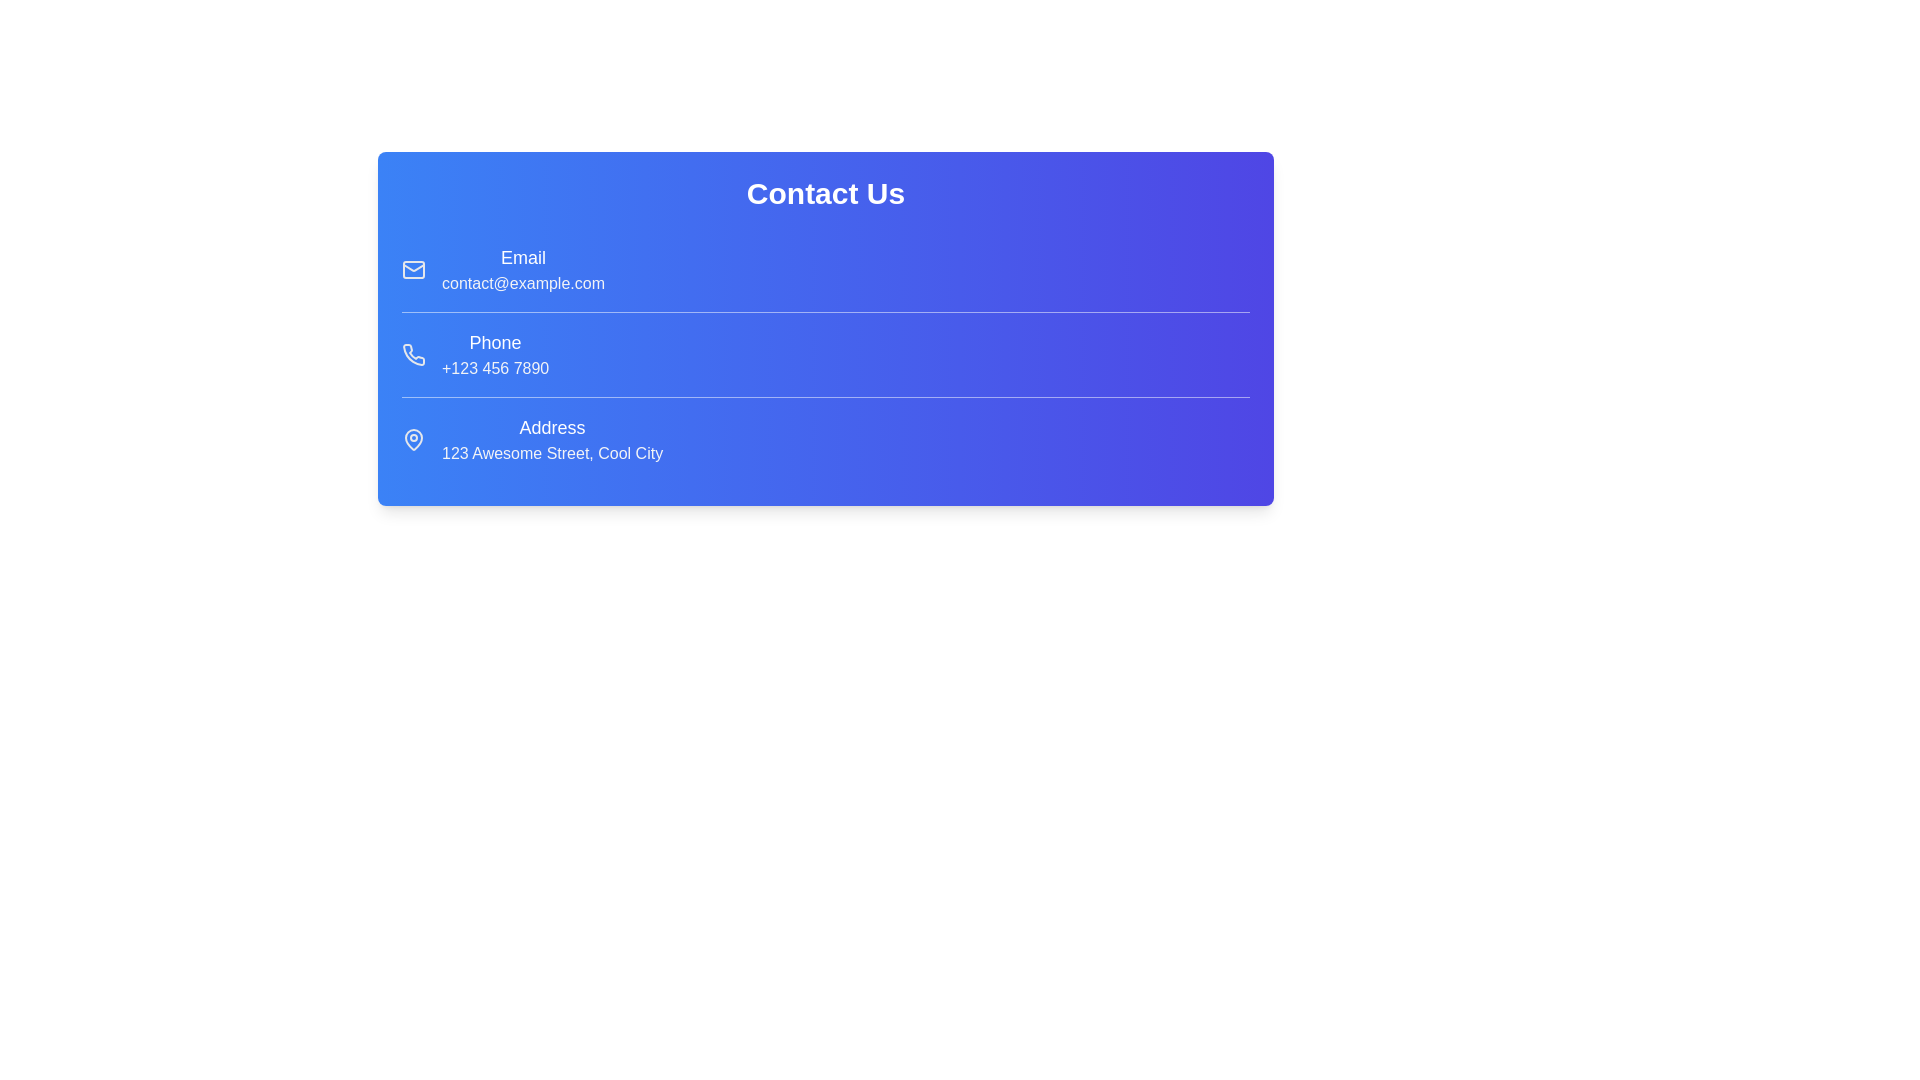 This screenshot has width=1920, height=1080. I want to click on the static content display section that presents a contact phone number, located between the 'Email' and 'Address' sections, so click(825, 353).